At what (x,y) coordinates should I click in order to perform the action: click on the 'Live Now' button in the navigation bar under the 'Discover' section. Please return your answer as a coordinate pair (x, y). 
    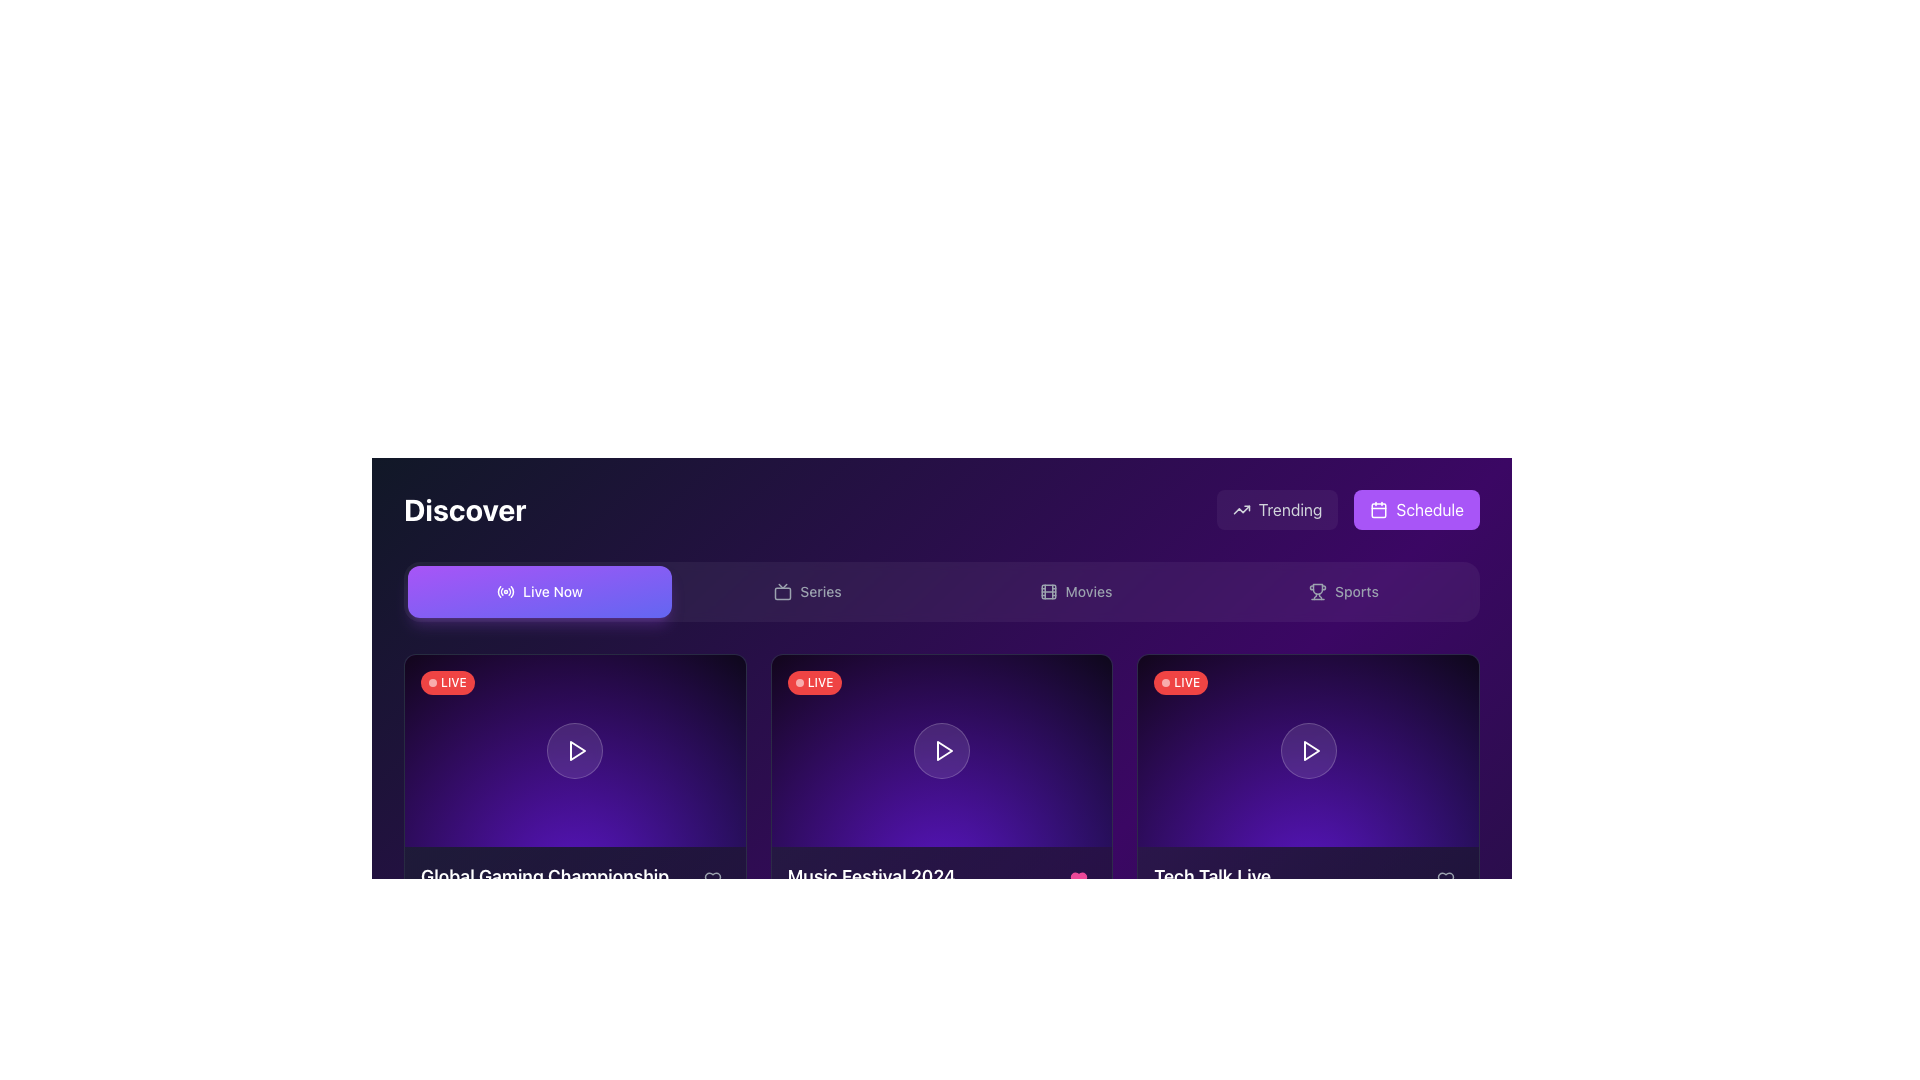
    Looking at the image, I should click on (539, 590).